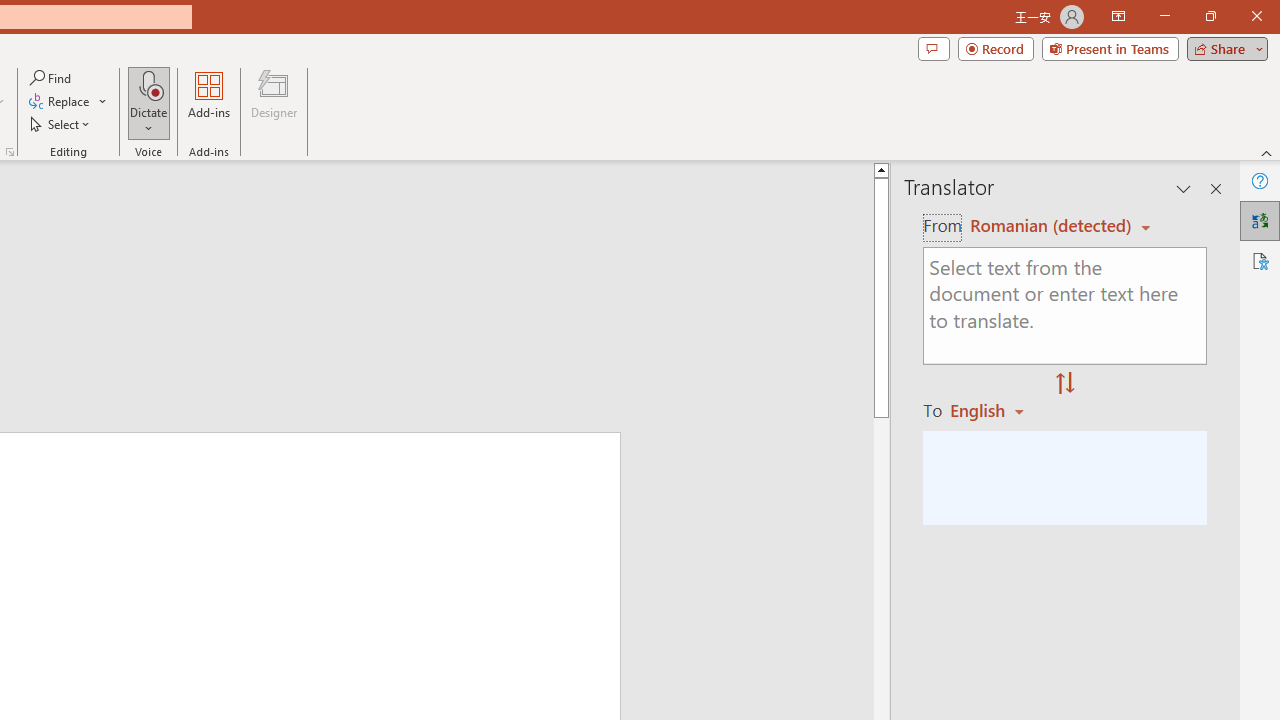  I want to click on 'Designer', so click(273, 103).